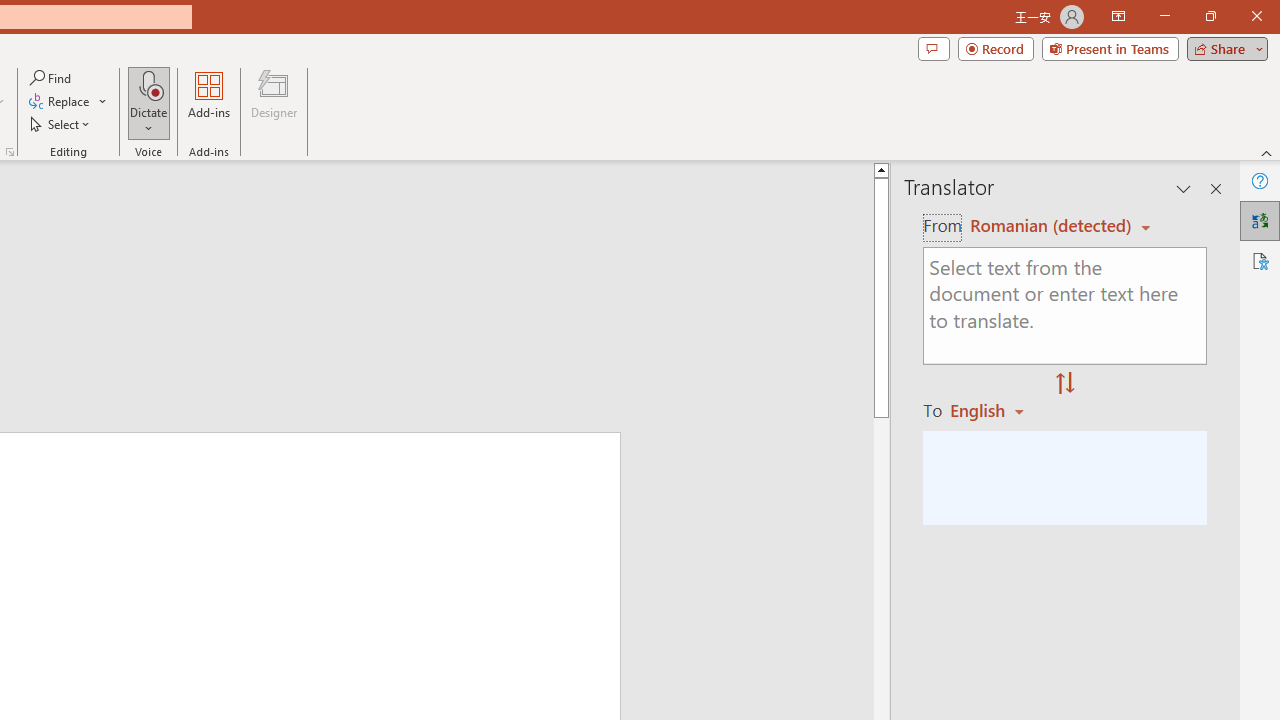  I want to click on 'Designer', so click(273, 103).